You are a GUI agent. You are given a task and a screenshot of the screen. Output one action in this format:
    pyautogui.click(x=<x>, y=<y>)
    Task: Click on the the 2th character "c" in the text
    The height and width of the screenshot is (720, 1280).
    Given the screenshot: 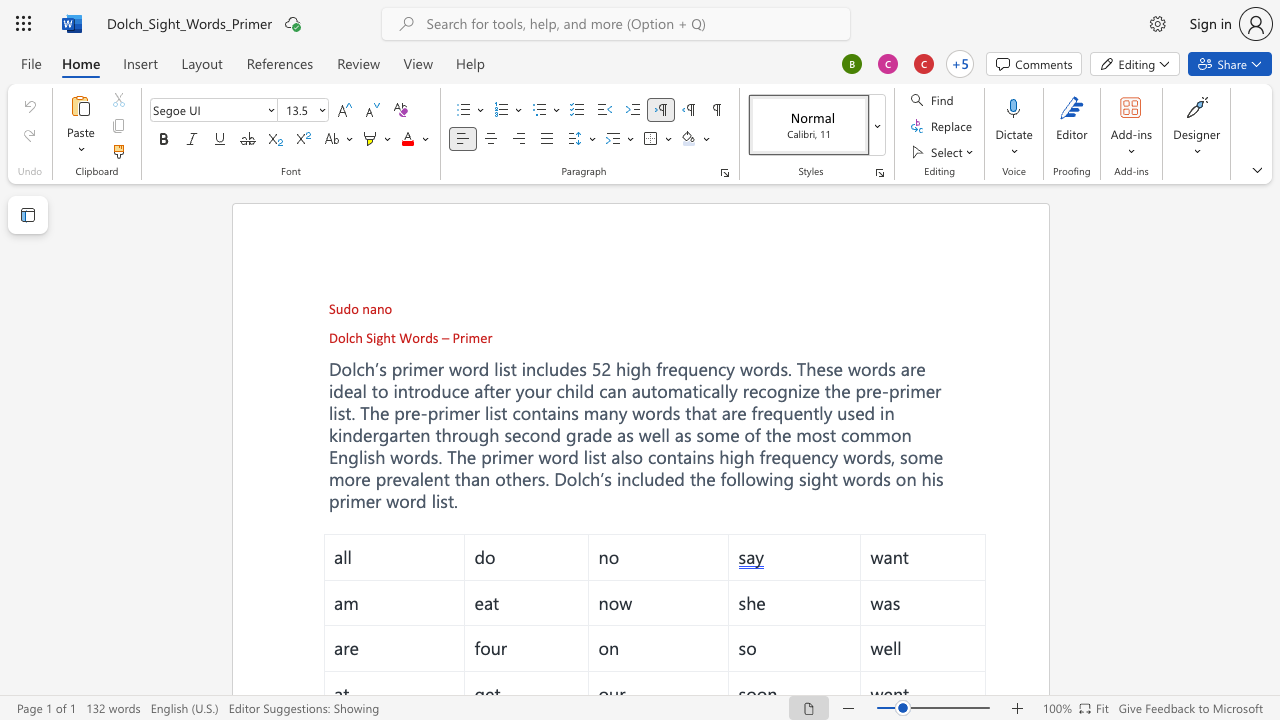 What is the action you would take?
    pyautogui.click(x=584, y=479)
    